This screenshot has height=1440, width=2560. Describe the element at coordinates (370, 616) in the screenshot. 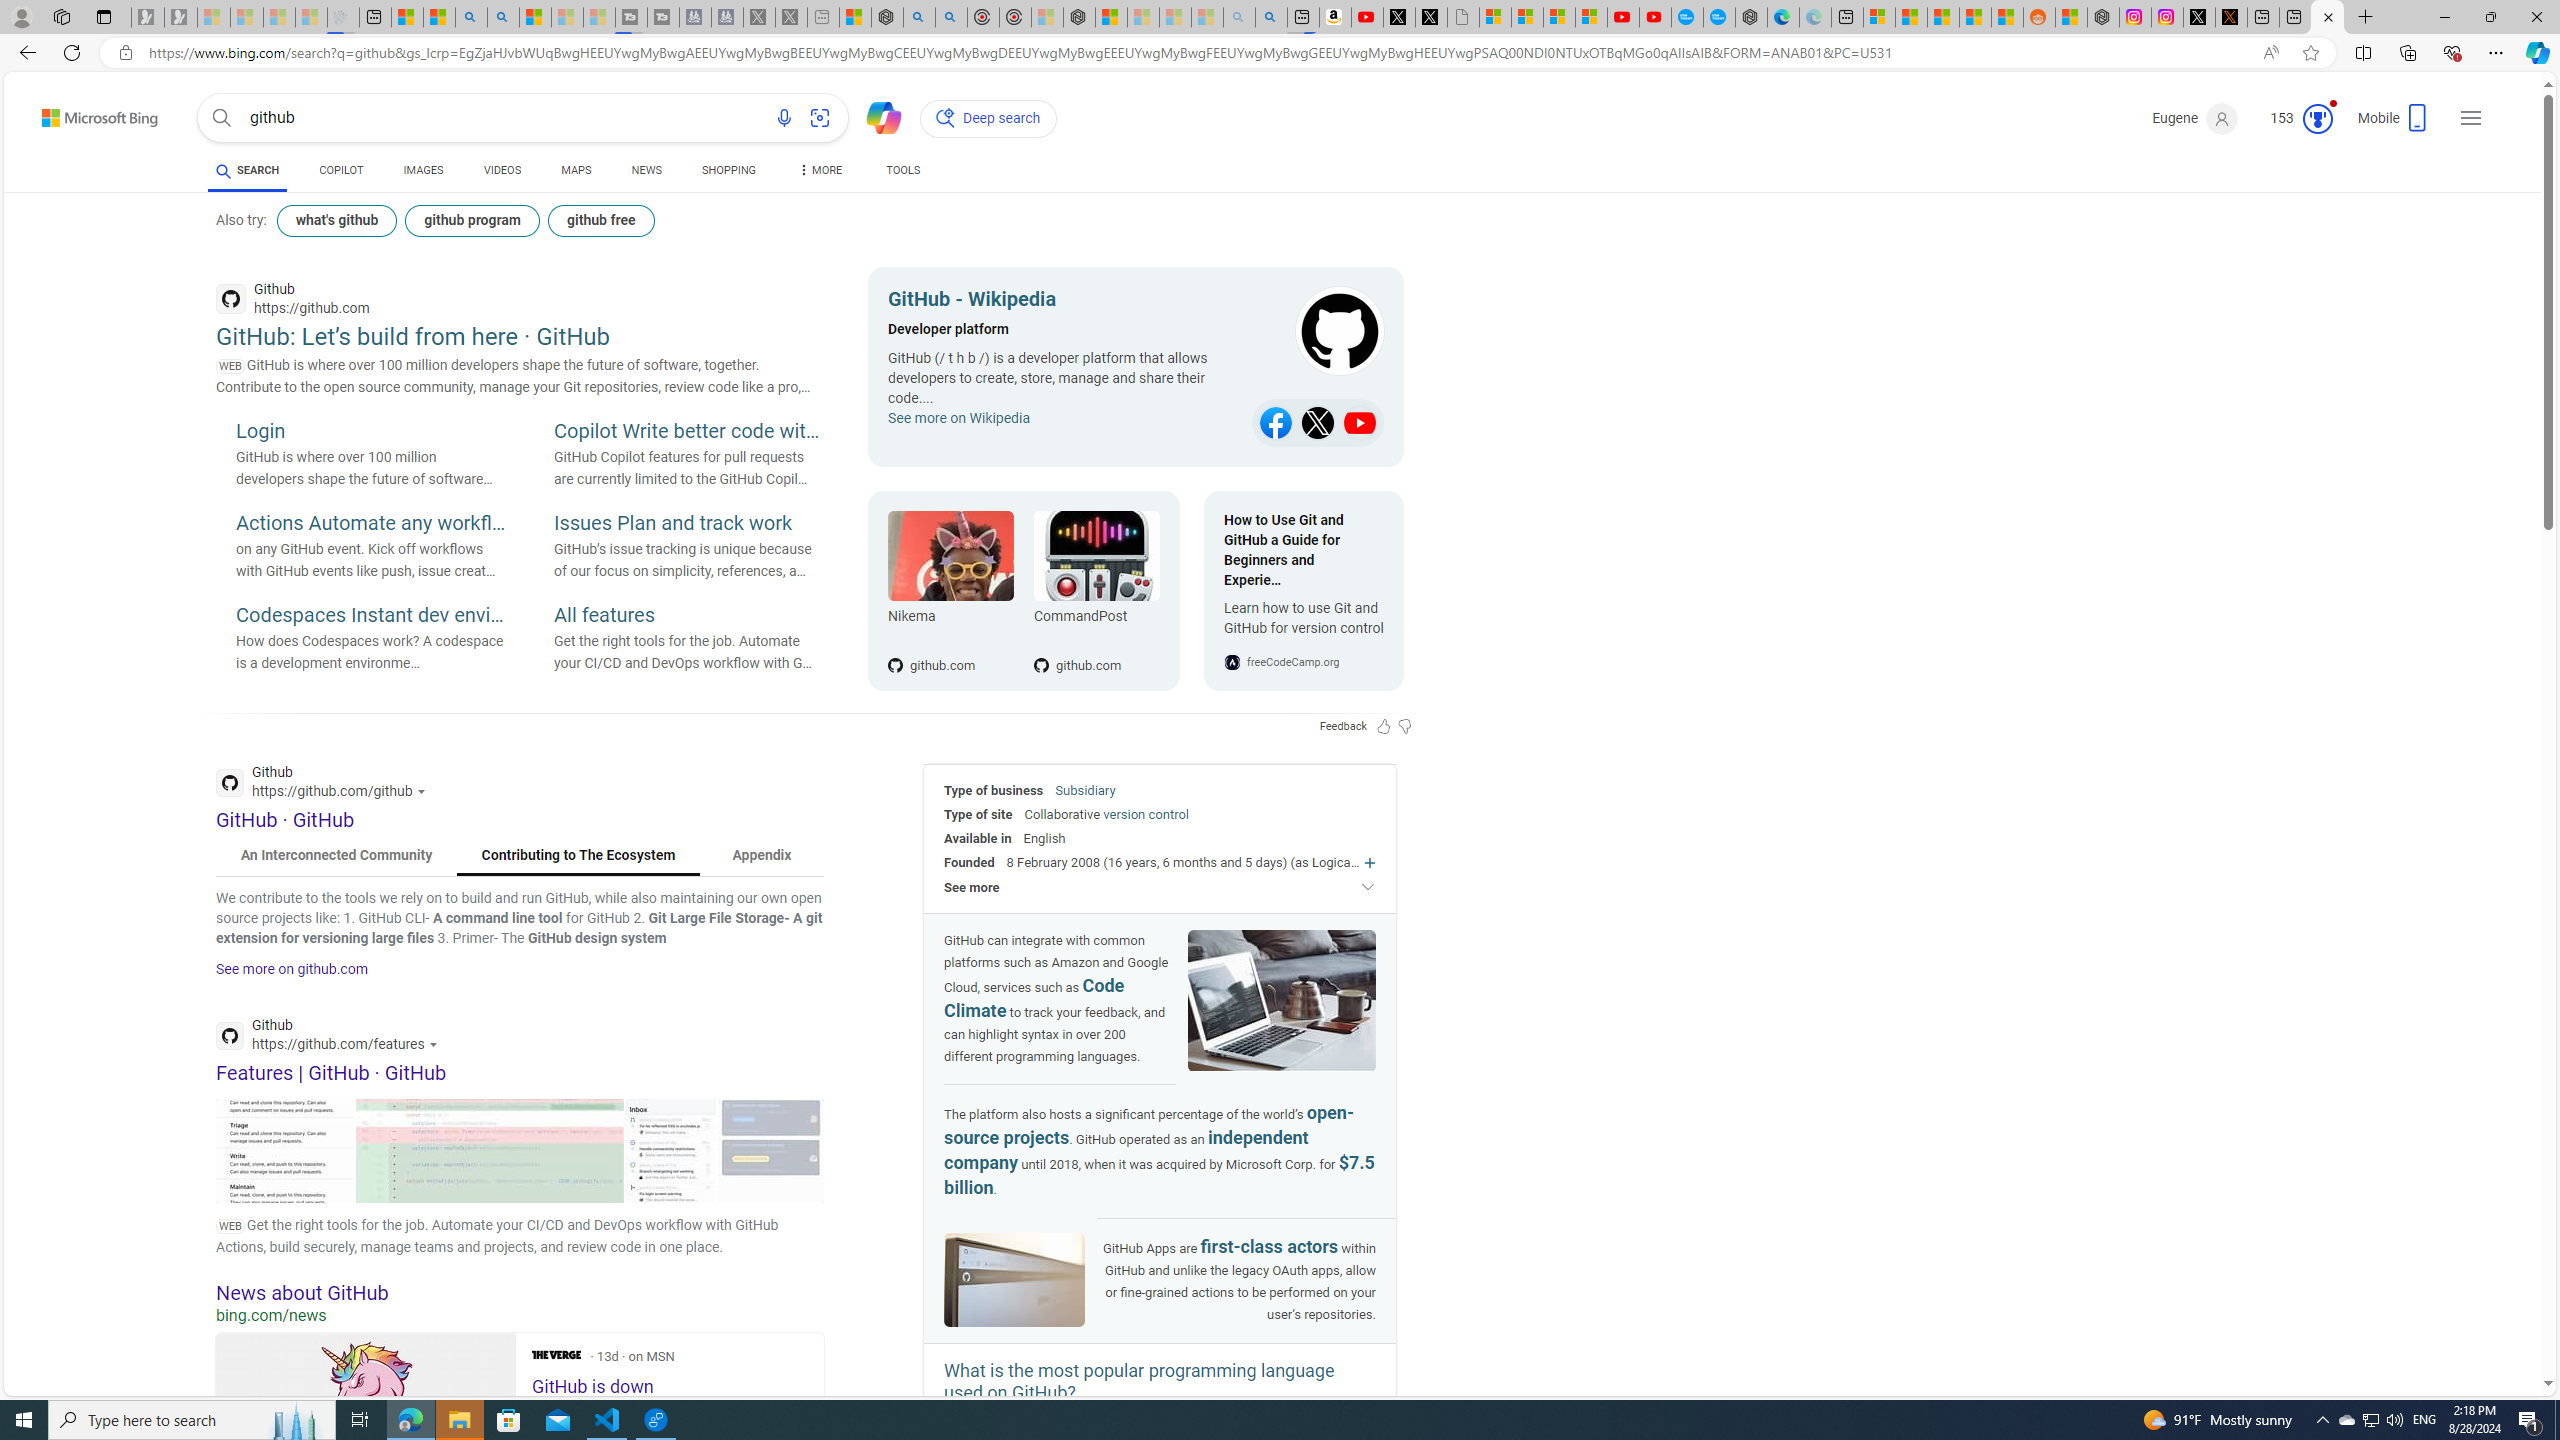

I see `'Codespaces Instant dev environments'` at that location.